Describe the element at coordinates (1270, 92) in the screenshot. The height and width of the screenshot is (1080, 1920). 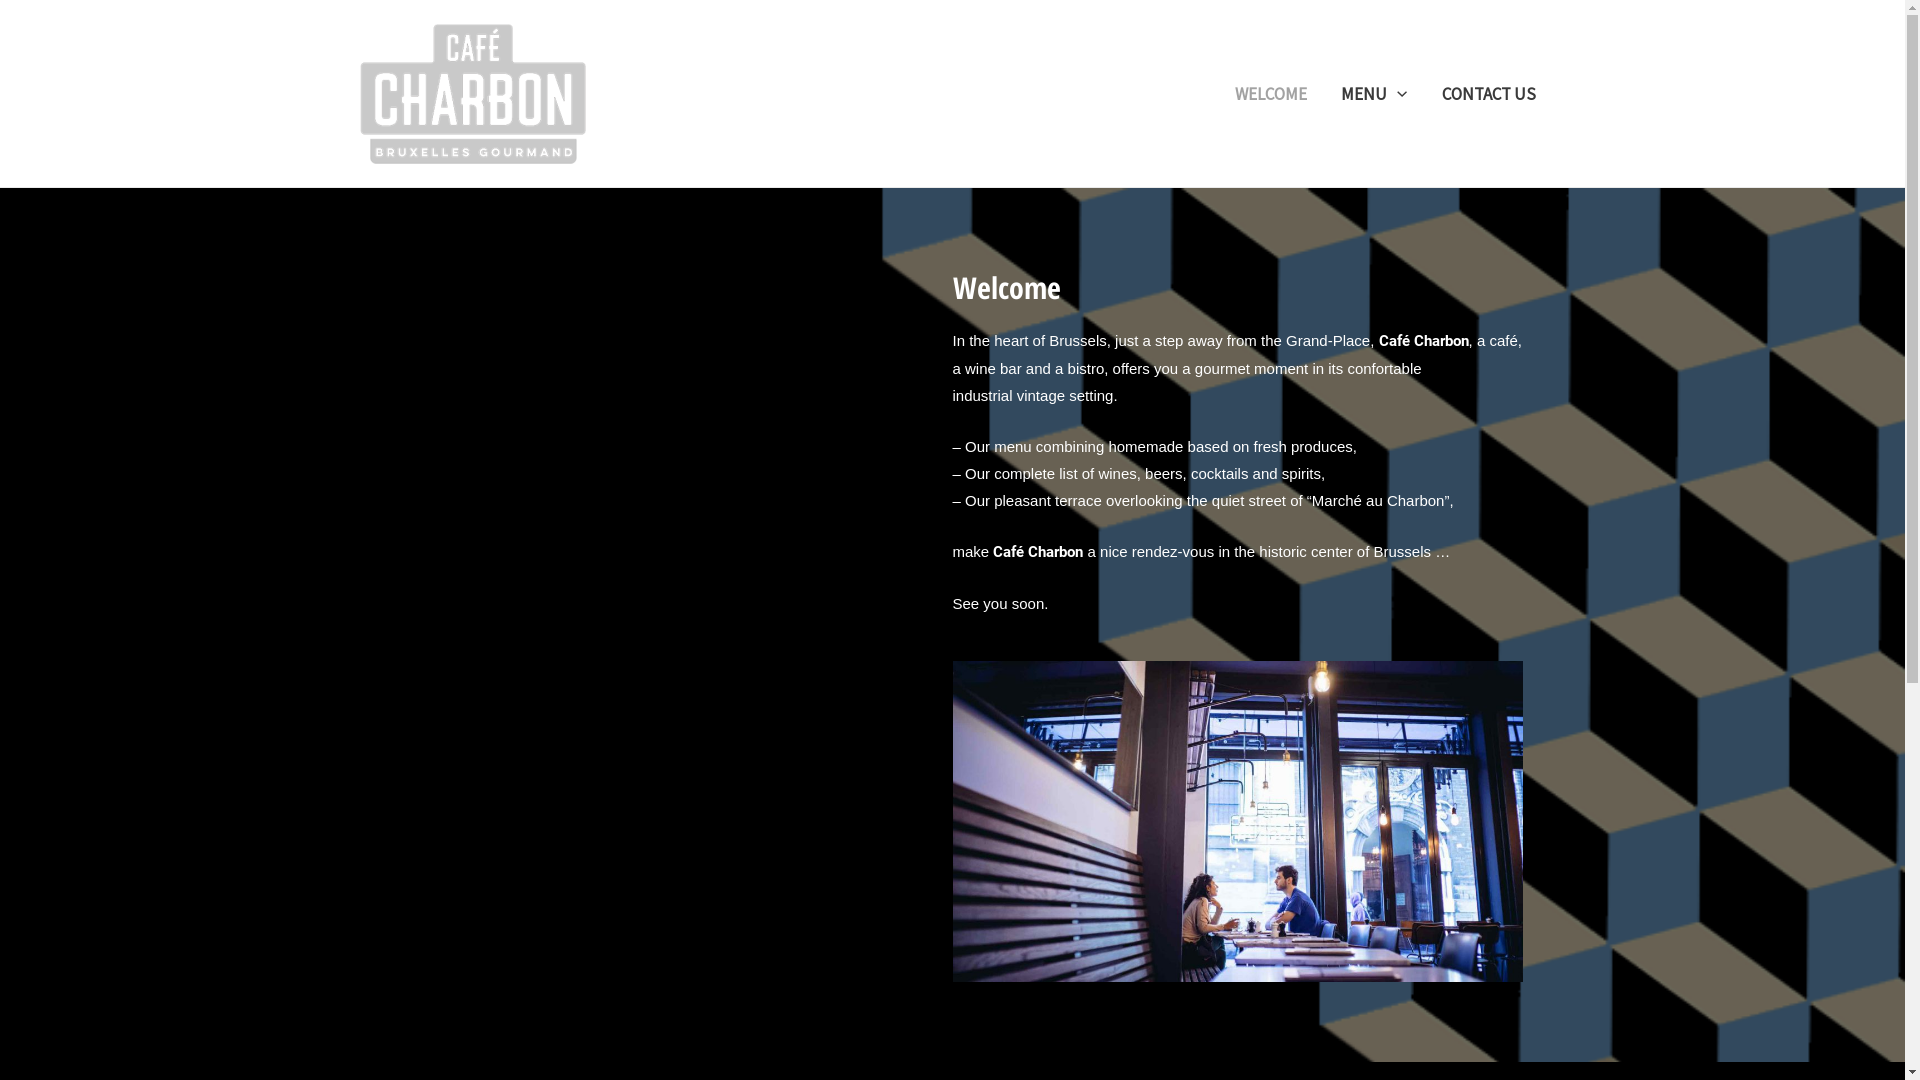
I see `'WELCOME'` at that location.